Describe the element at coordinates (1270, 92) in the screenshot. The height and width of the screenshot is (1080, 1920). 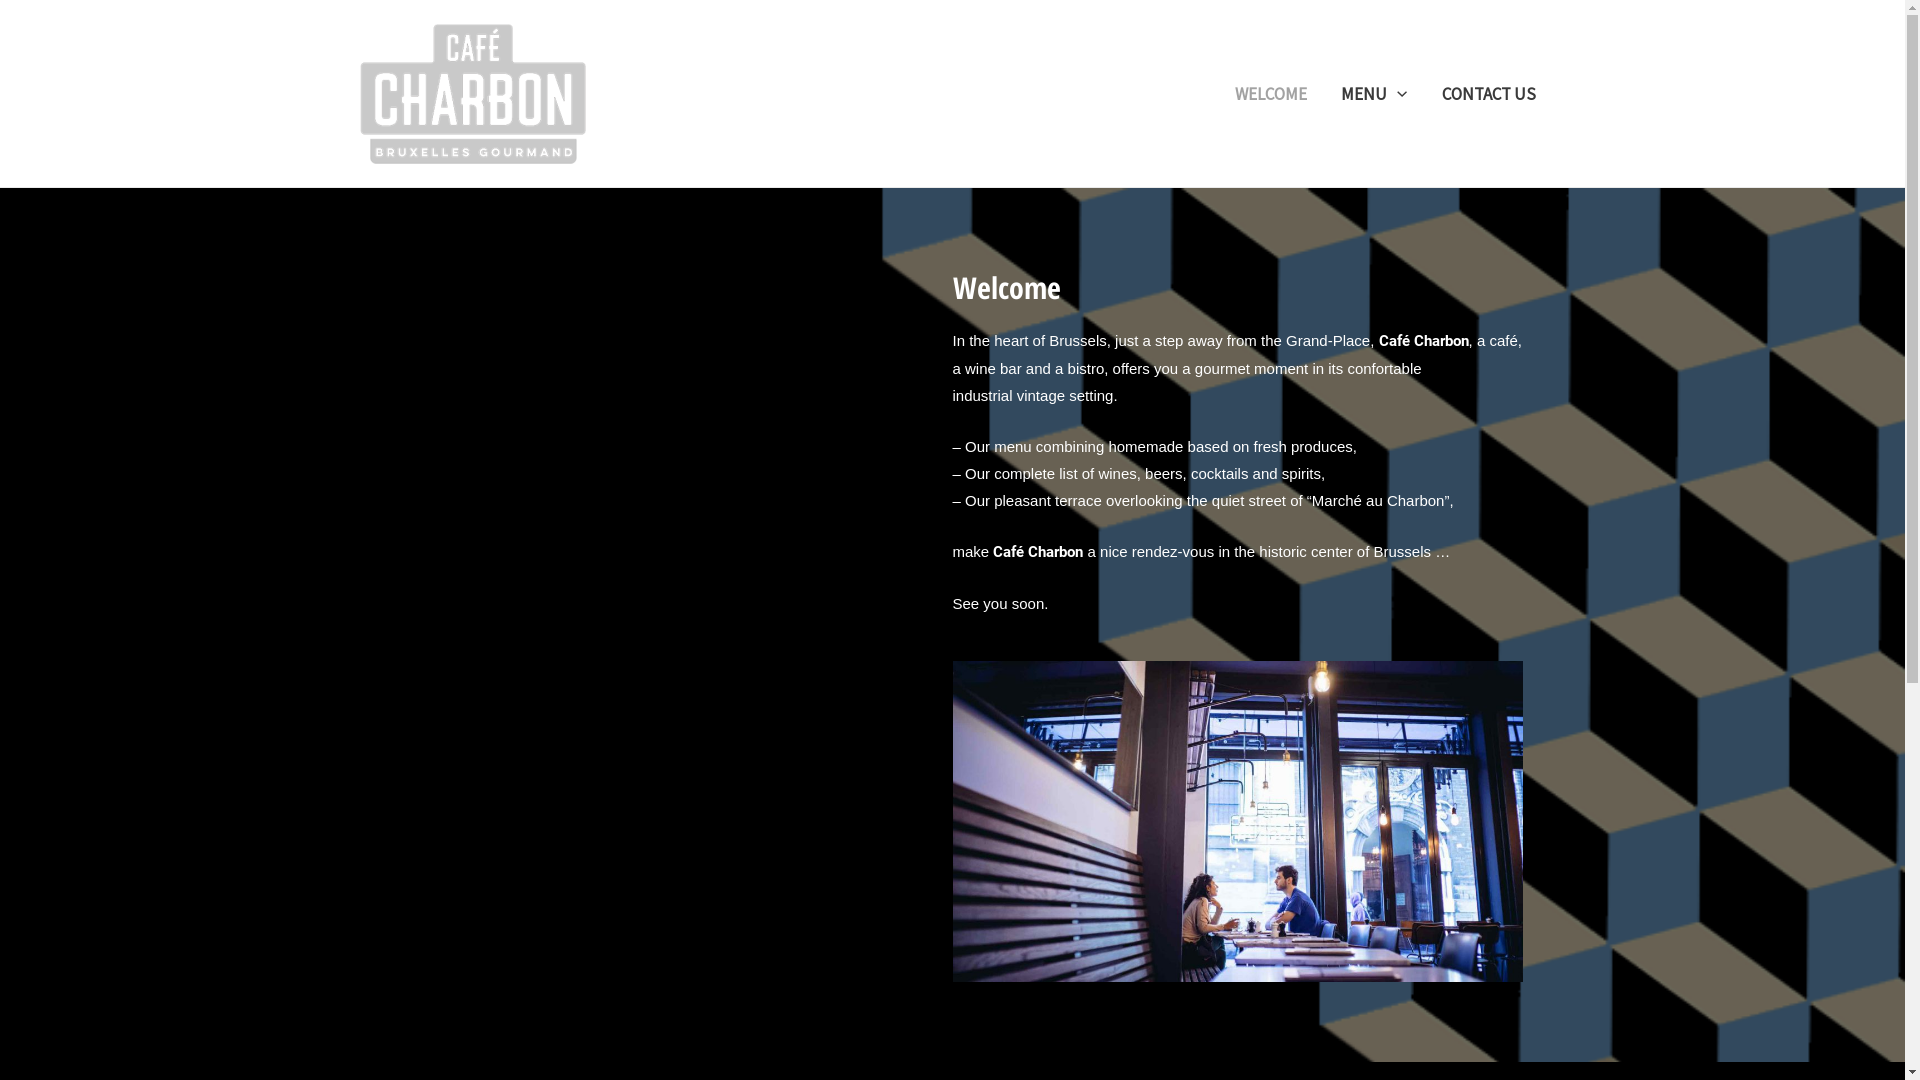
I see `'WELCOME'` at that location.